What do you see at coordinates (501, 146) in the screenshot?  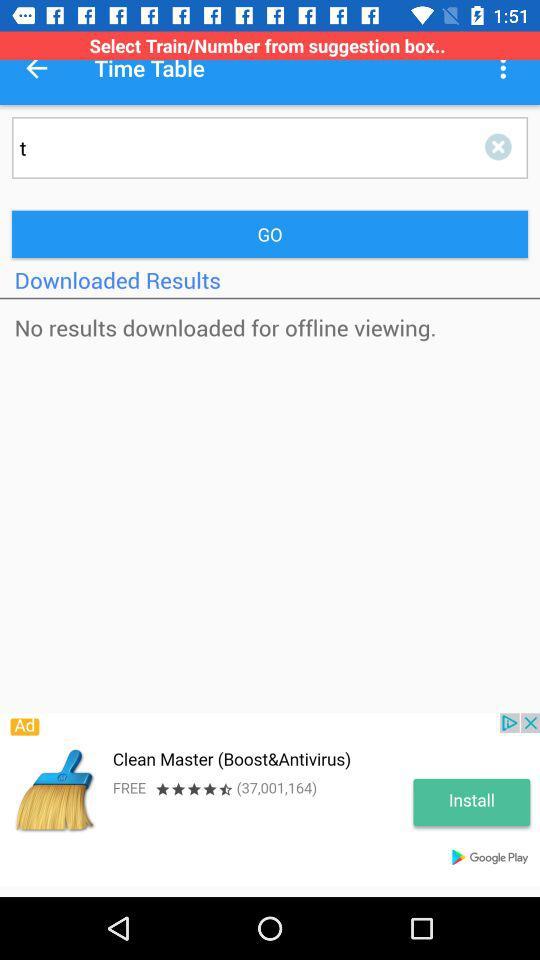 I see `delete` at bounding box center [501, 146].